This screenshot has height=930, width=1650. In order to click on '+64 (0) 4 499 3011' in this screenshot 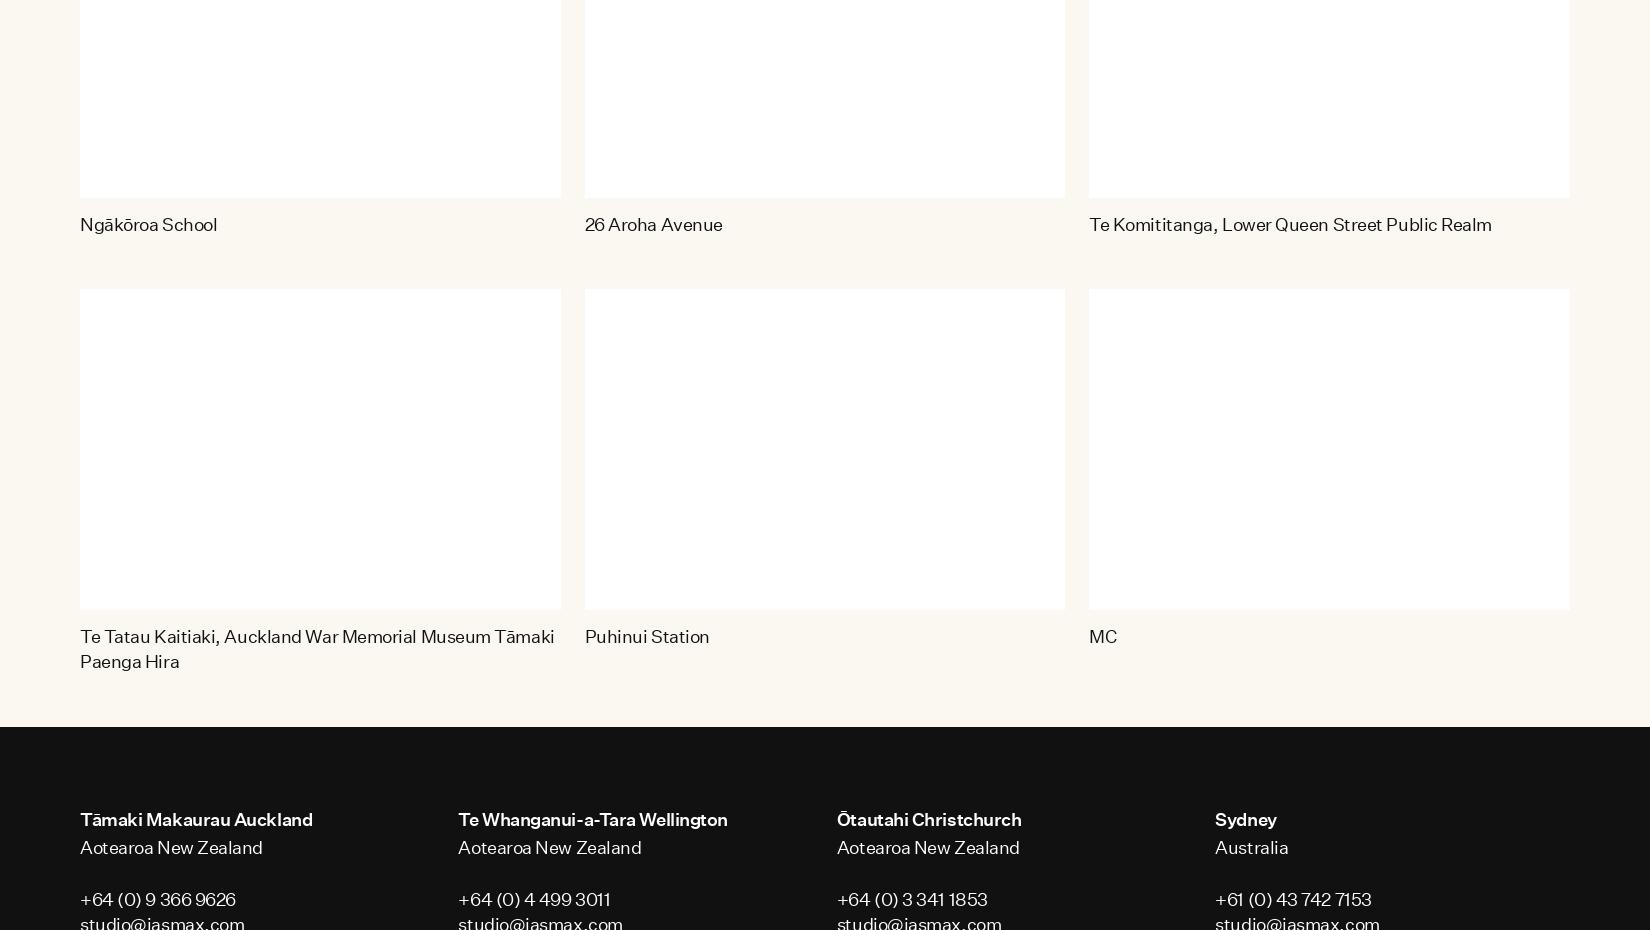, I will do `click(532, 898)`.